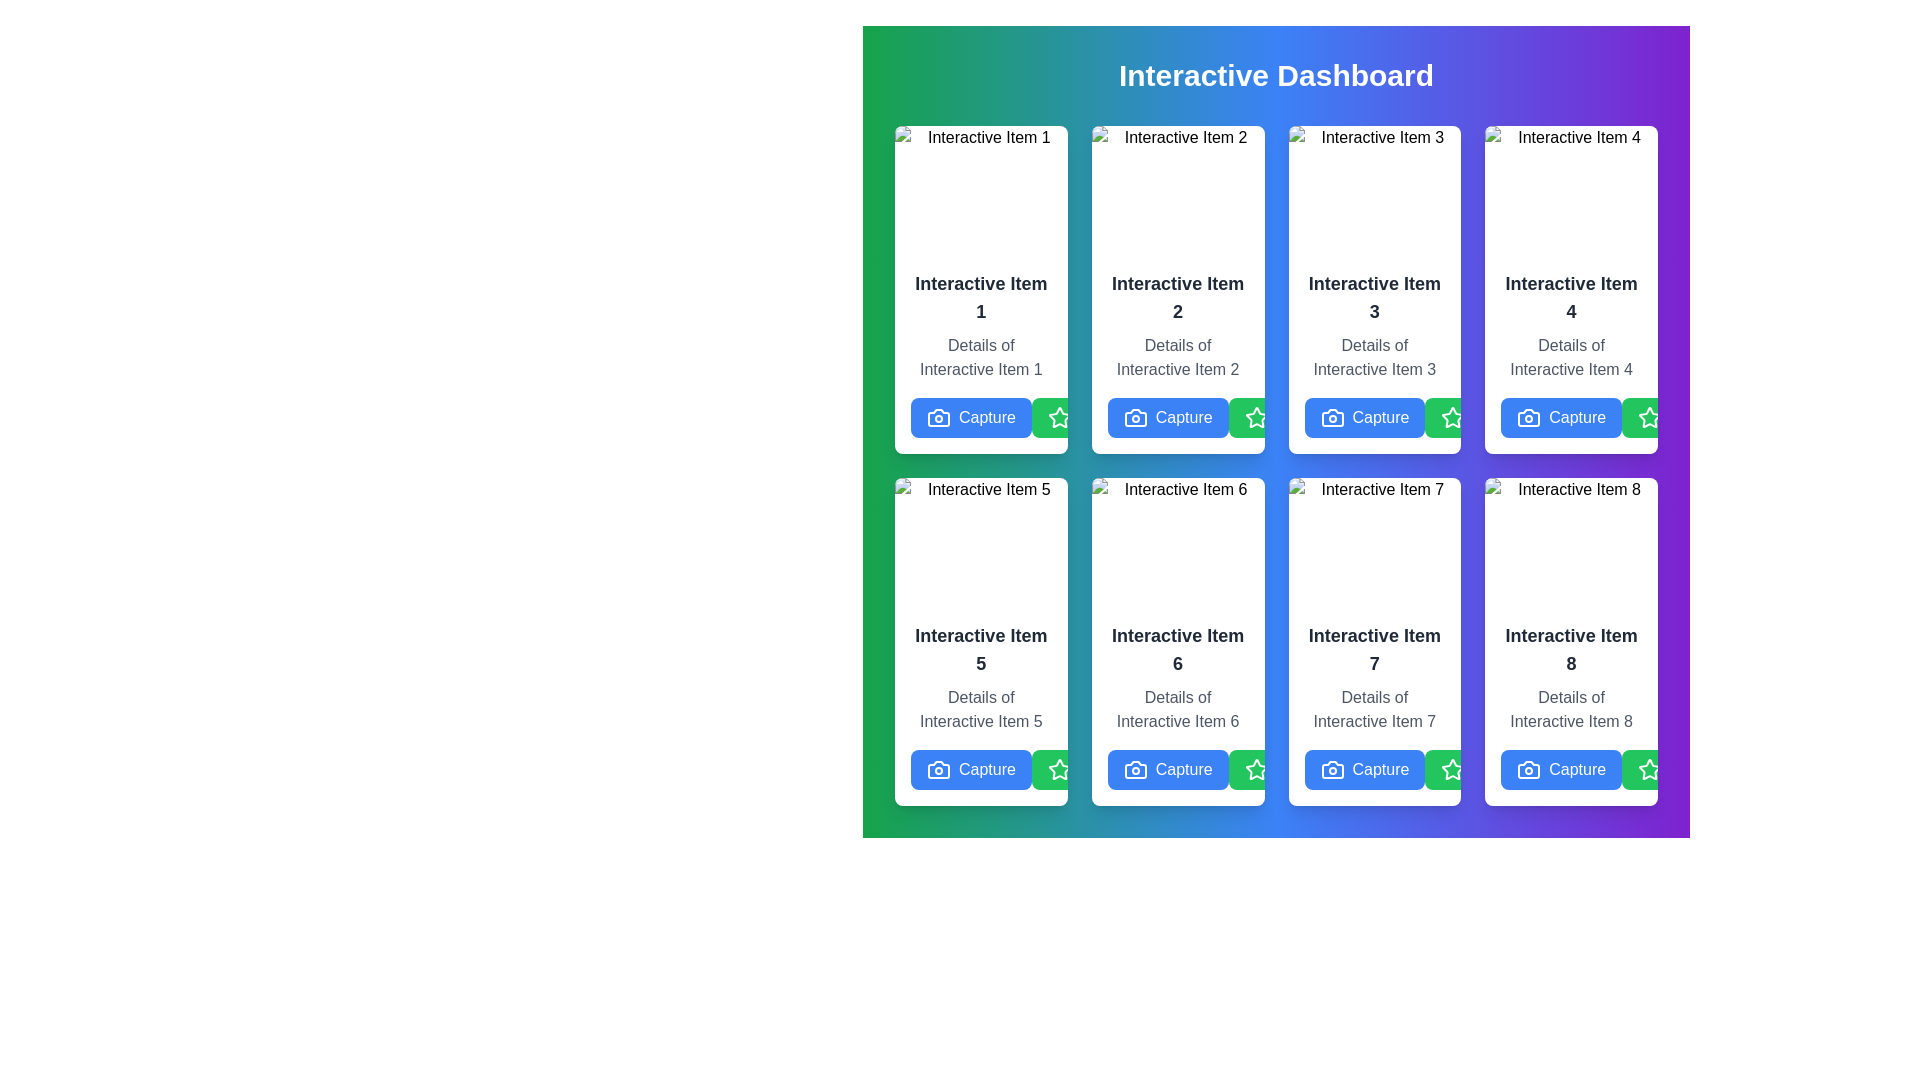  I want to click on the camera icon located in the bottom section of the second card labeled 'Interactive Item 2' in the grid layout, so click(1135, 416).